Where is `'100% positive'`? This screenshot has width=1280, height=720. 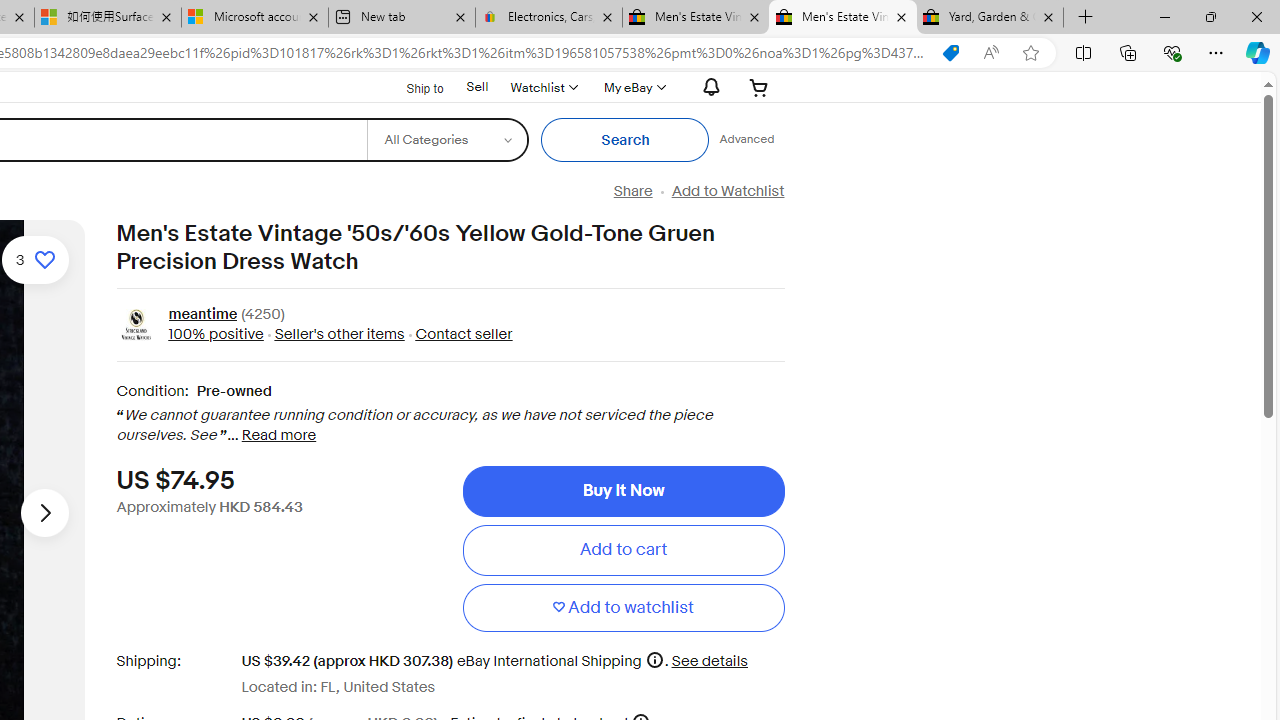
'100% positive' is located at coordinates (215, 333).